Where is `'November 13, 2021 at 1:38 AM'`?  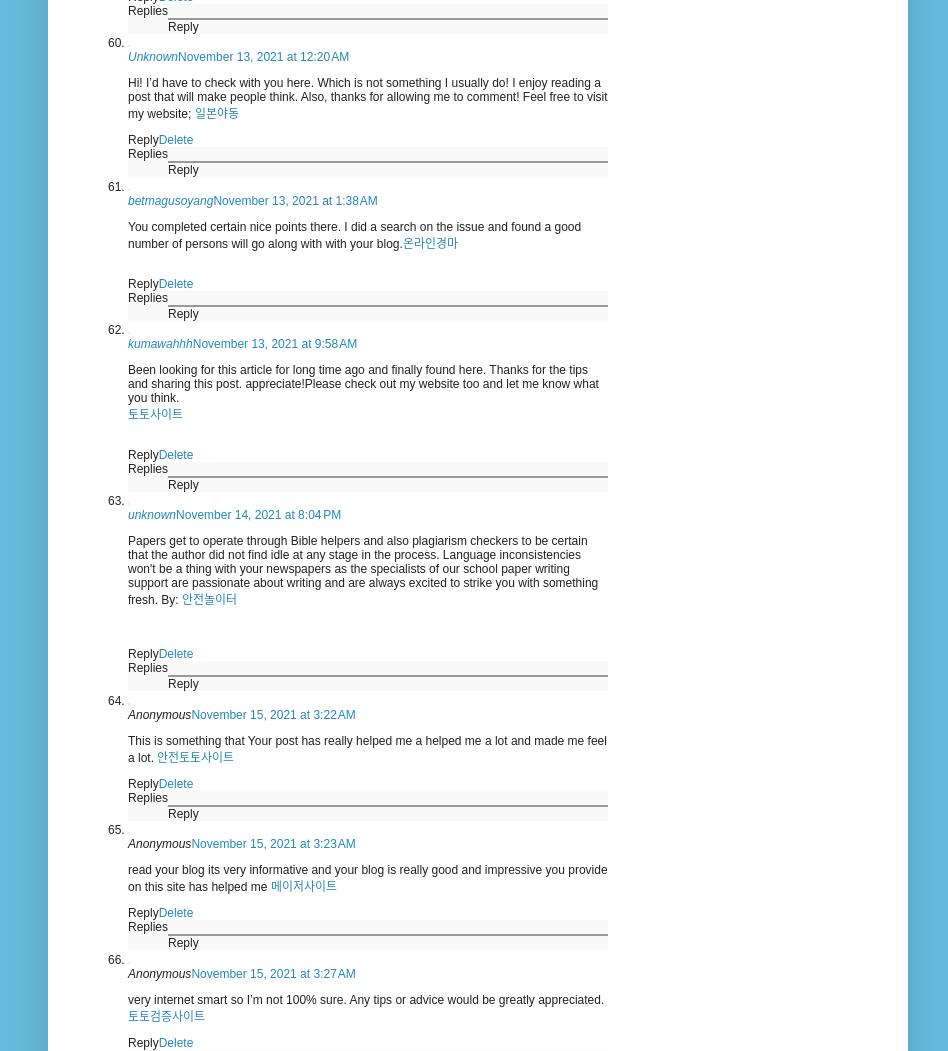 'November 13, 2021 at 1:38 AM' is located at coordinates (295, 200).